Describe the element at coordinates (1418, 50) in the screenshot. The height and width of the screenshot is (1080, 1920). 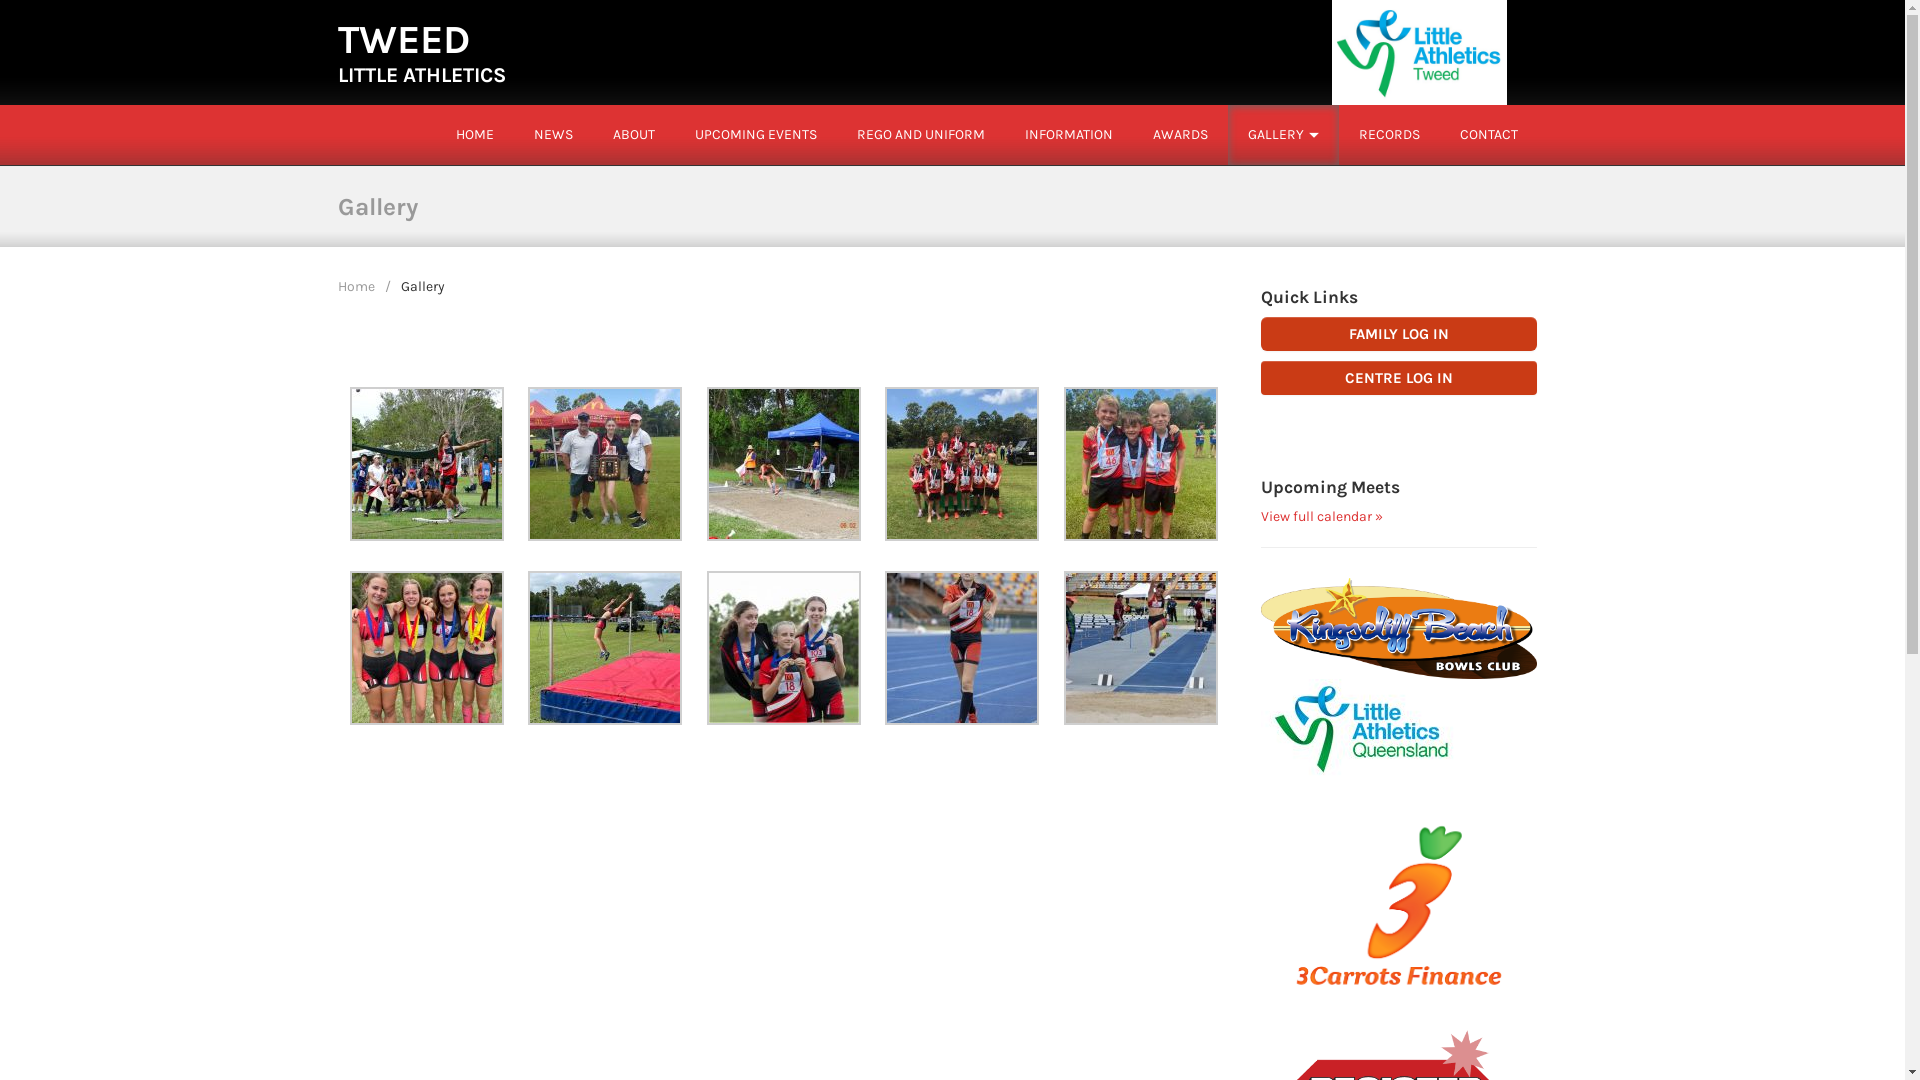
I see `'Tweed LAC'` at that location.